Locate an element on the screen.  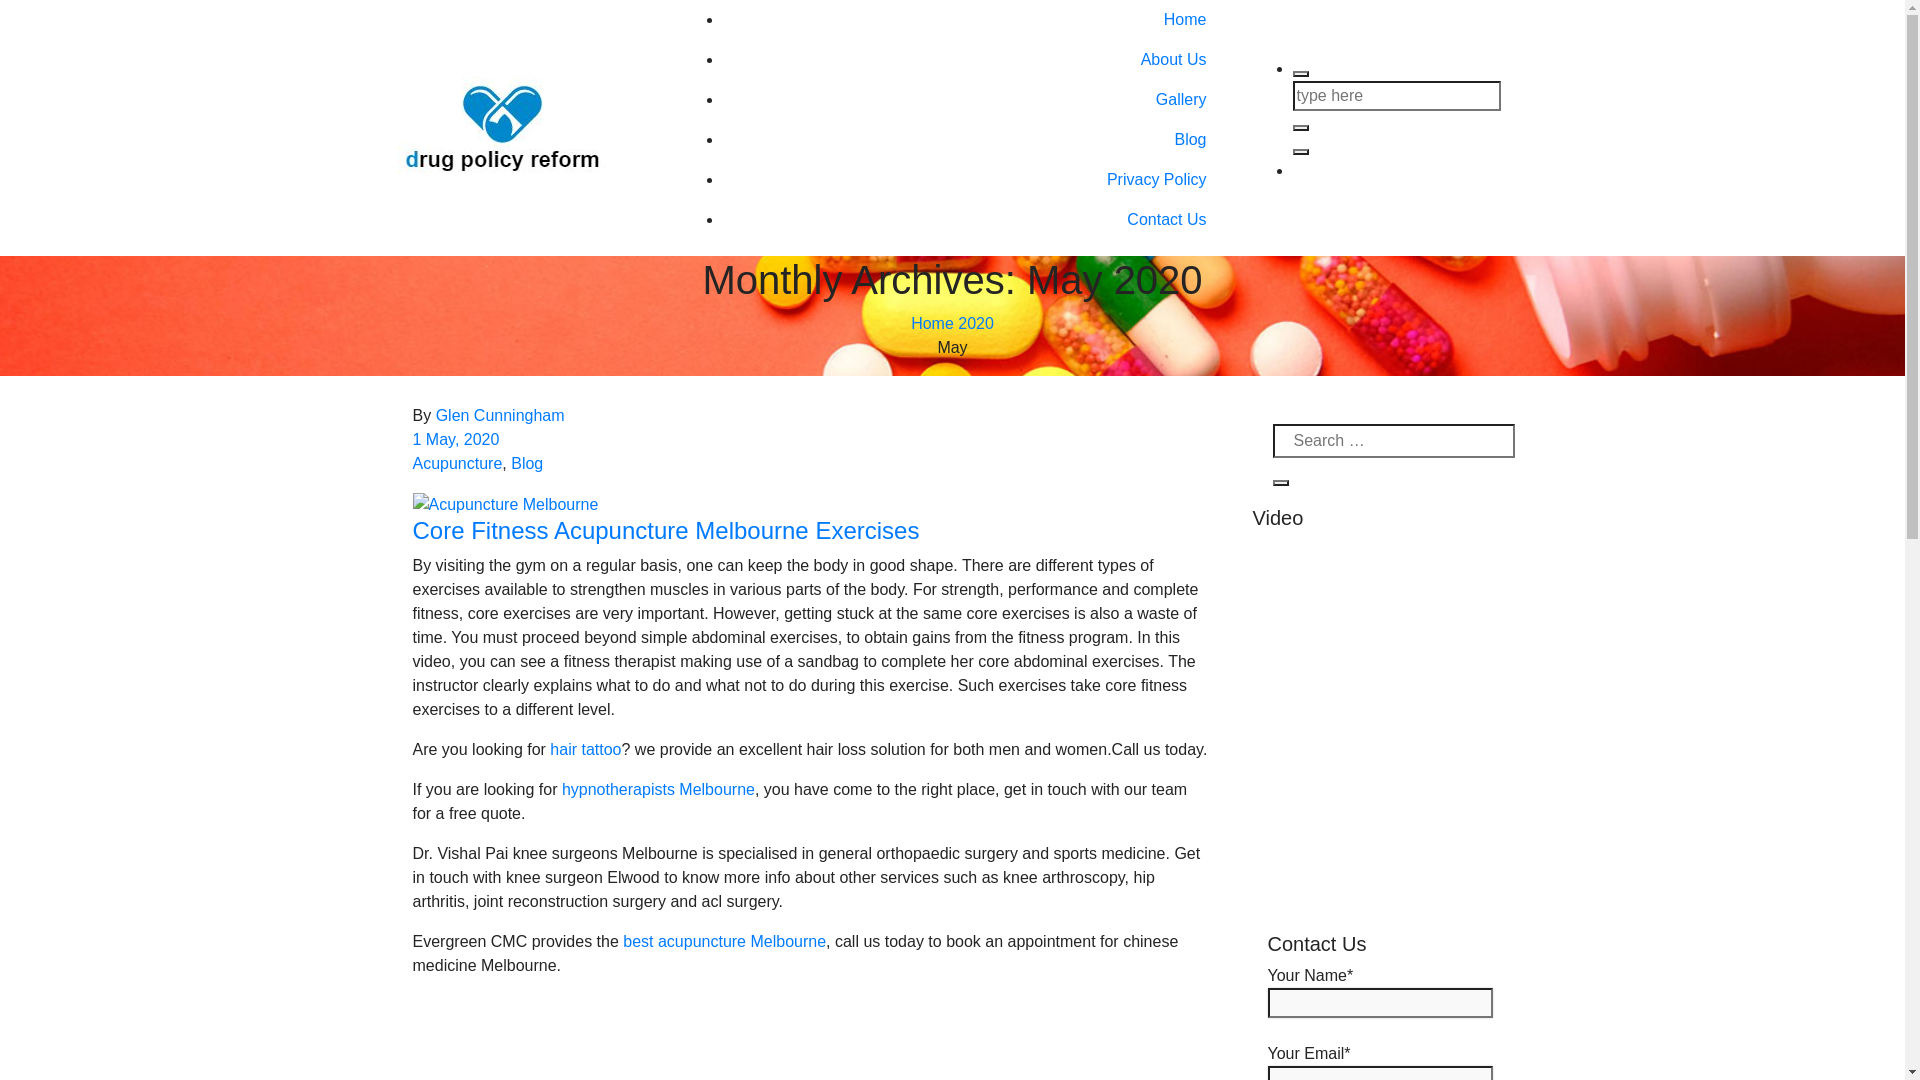
'Blog' is located at coordinates (971, 138).